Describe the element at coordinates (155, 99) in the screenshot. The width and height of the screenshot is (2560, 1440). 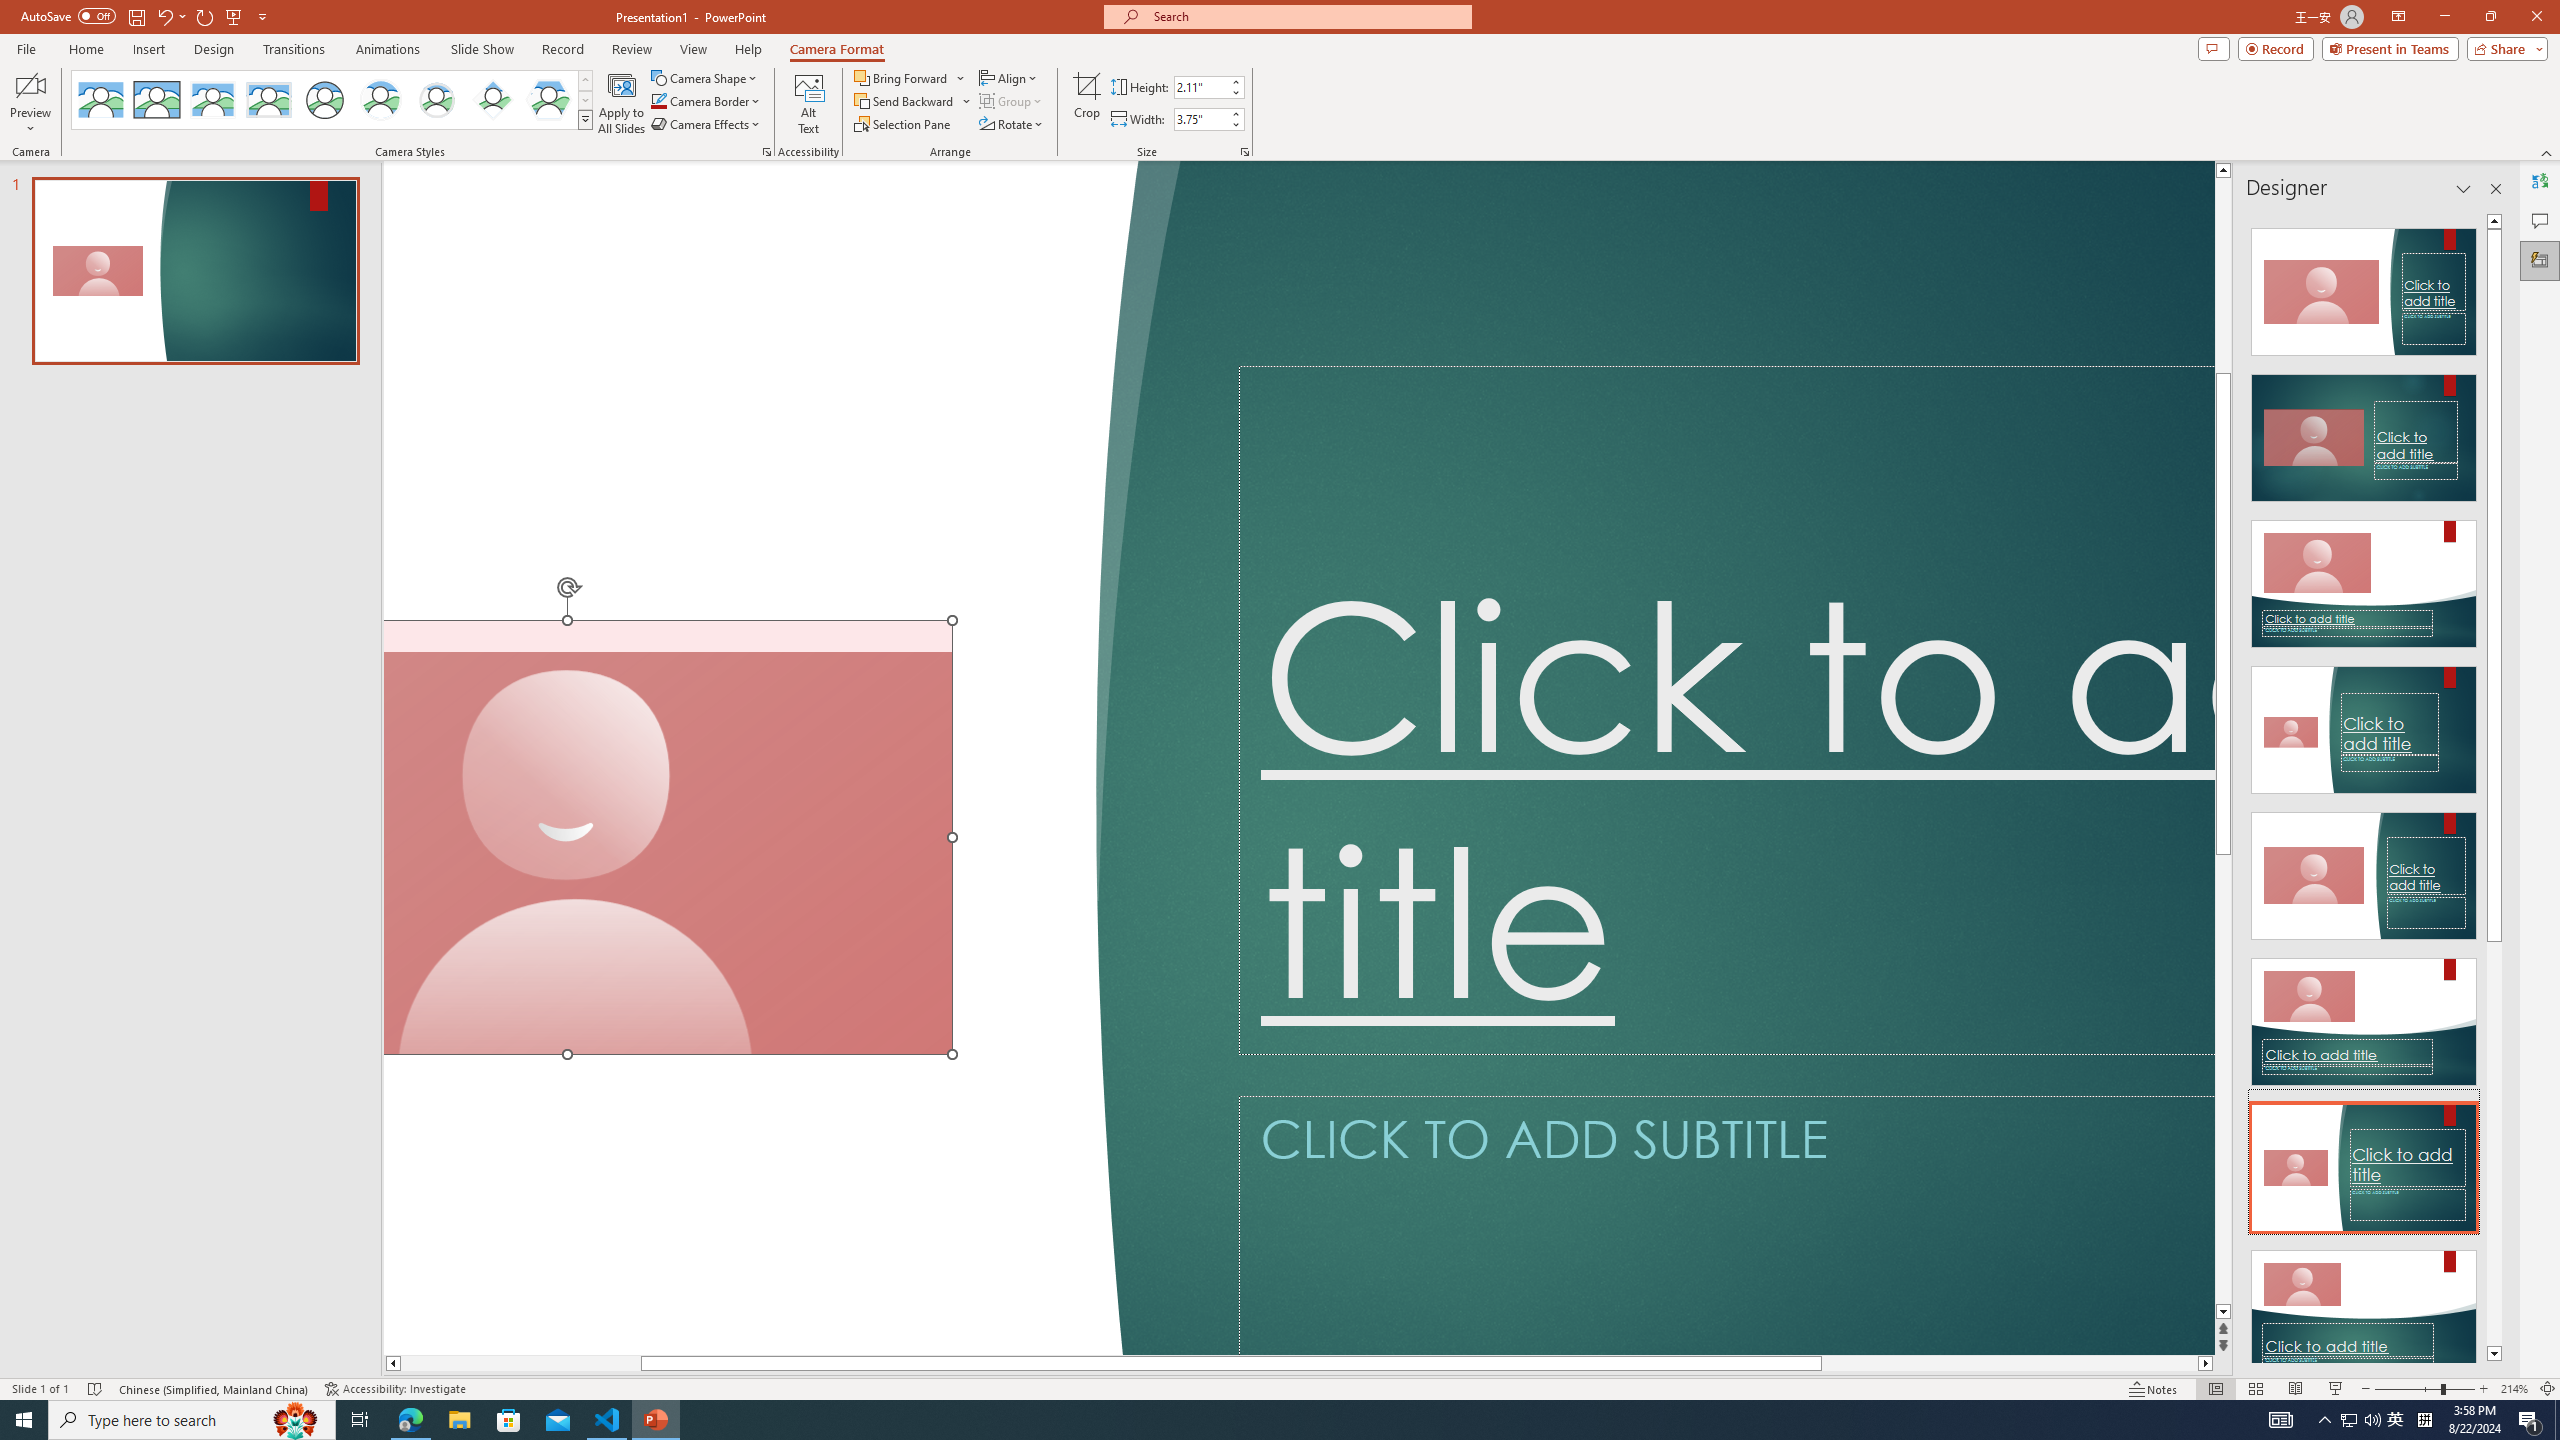
I see `'Simple Frame Rectangle'` at that location.